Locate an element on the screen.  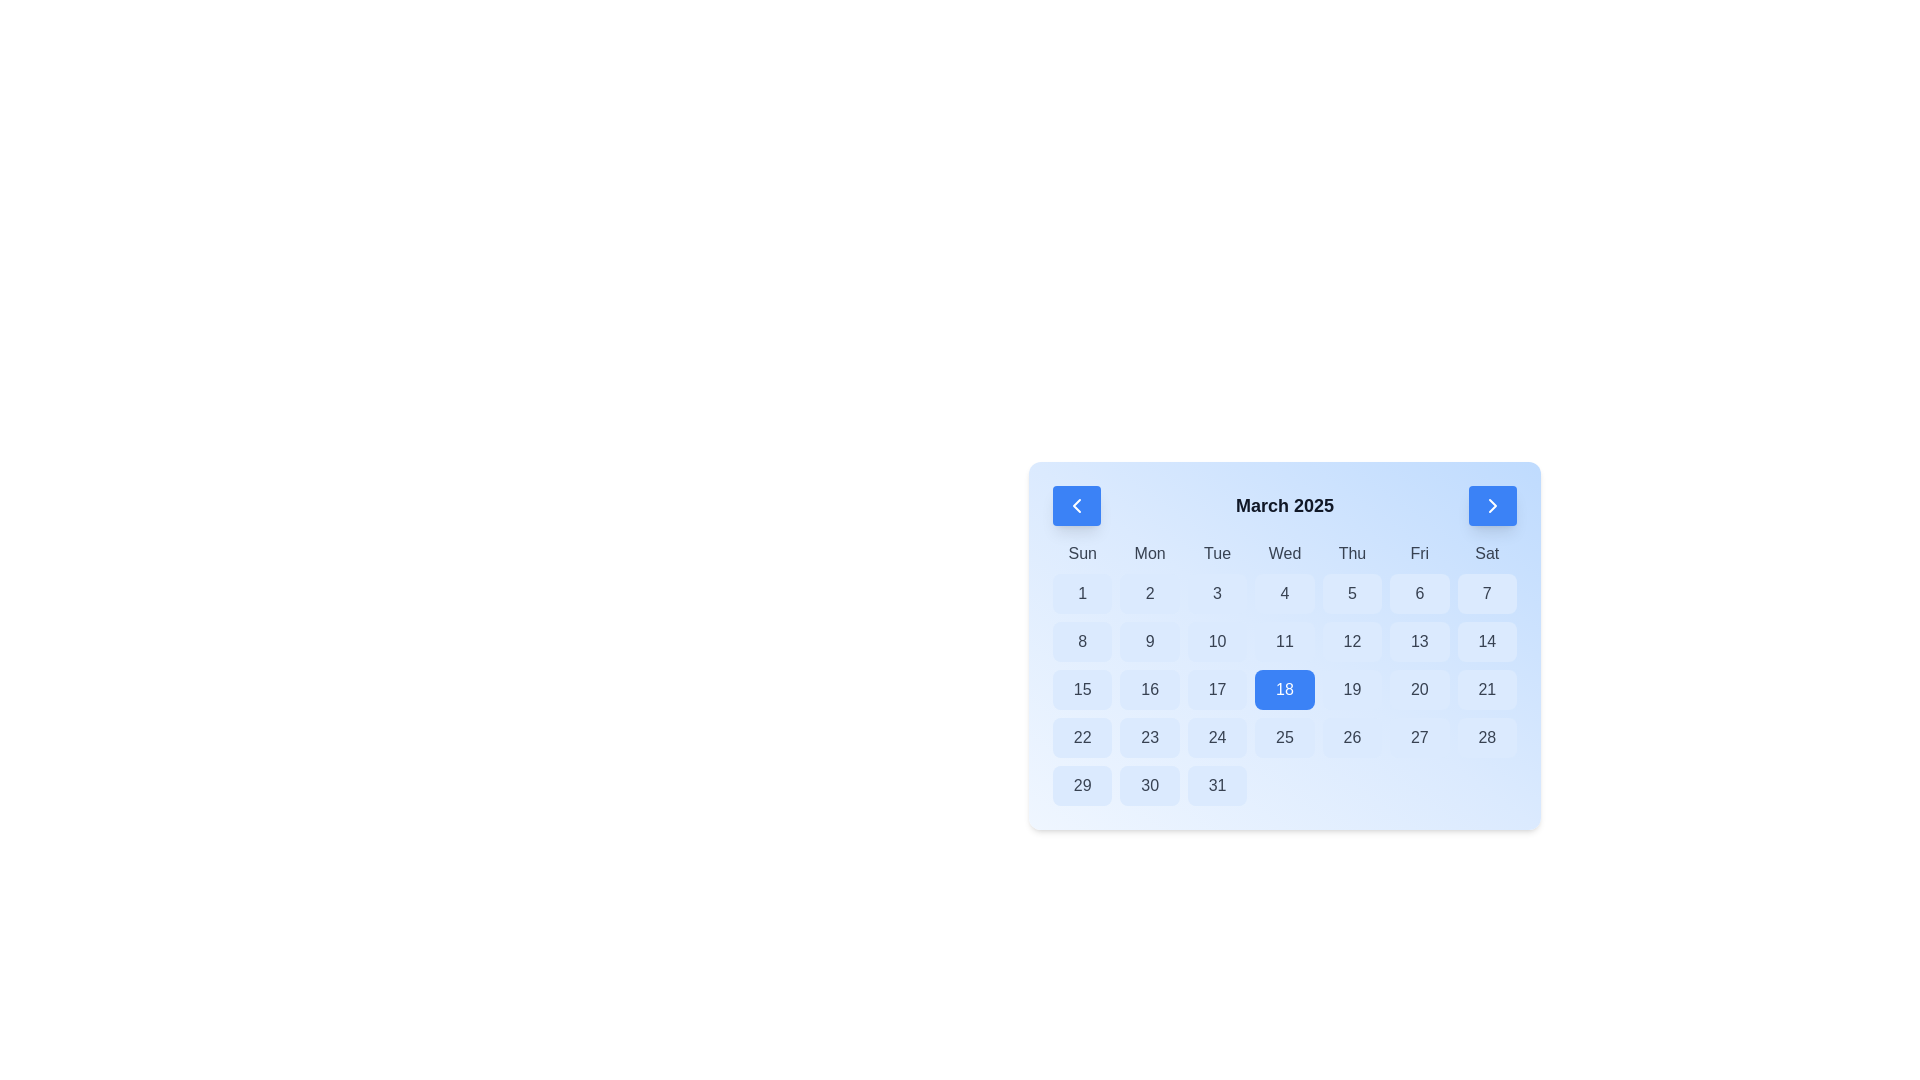
the button representing the 17th day of the month in the calendar interface is located at coordinates (1216, 689).